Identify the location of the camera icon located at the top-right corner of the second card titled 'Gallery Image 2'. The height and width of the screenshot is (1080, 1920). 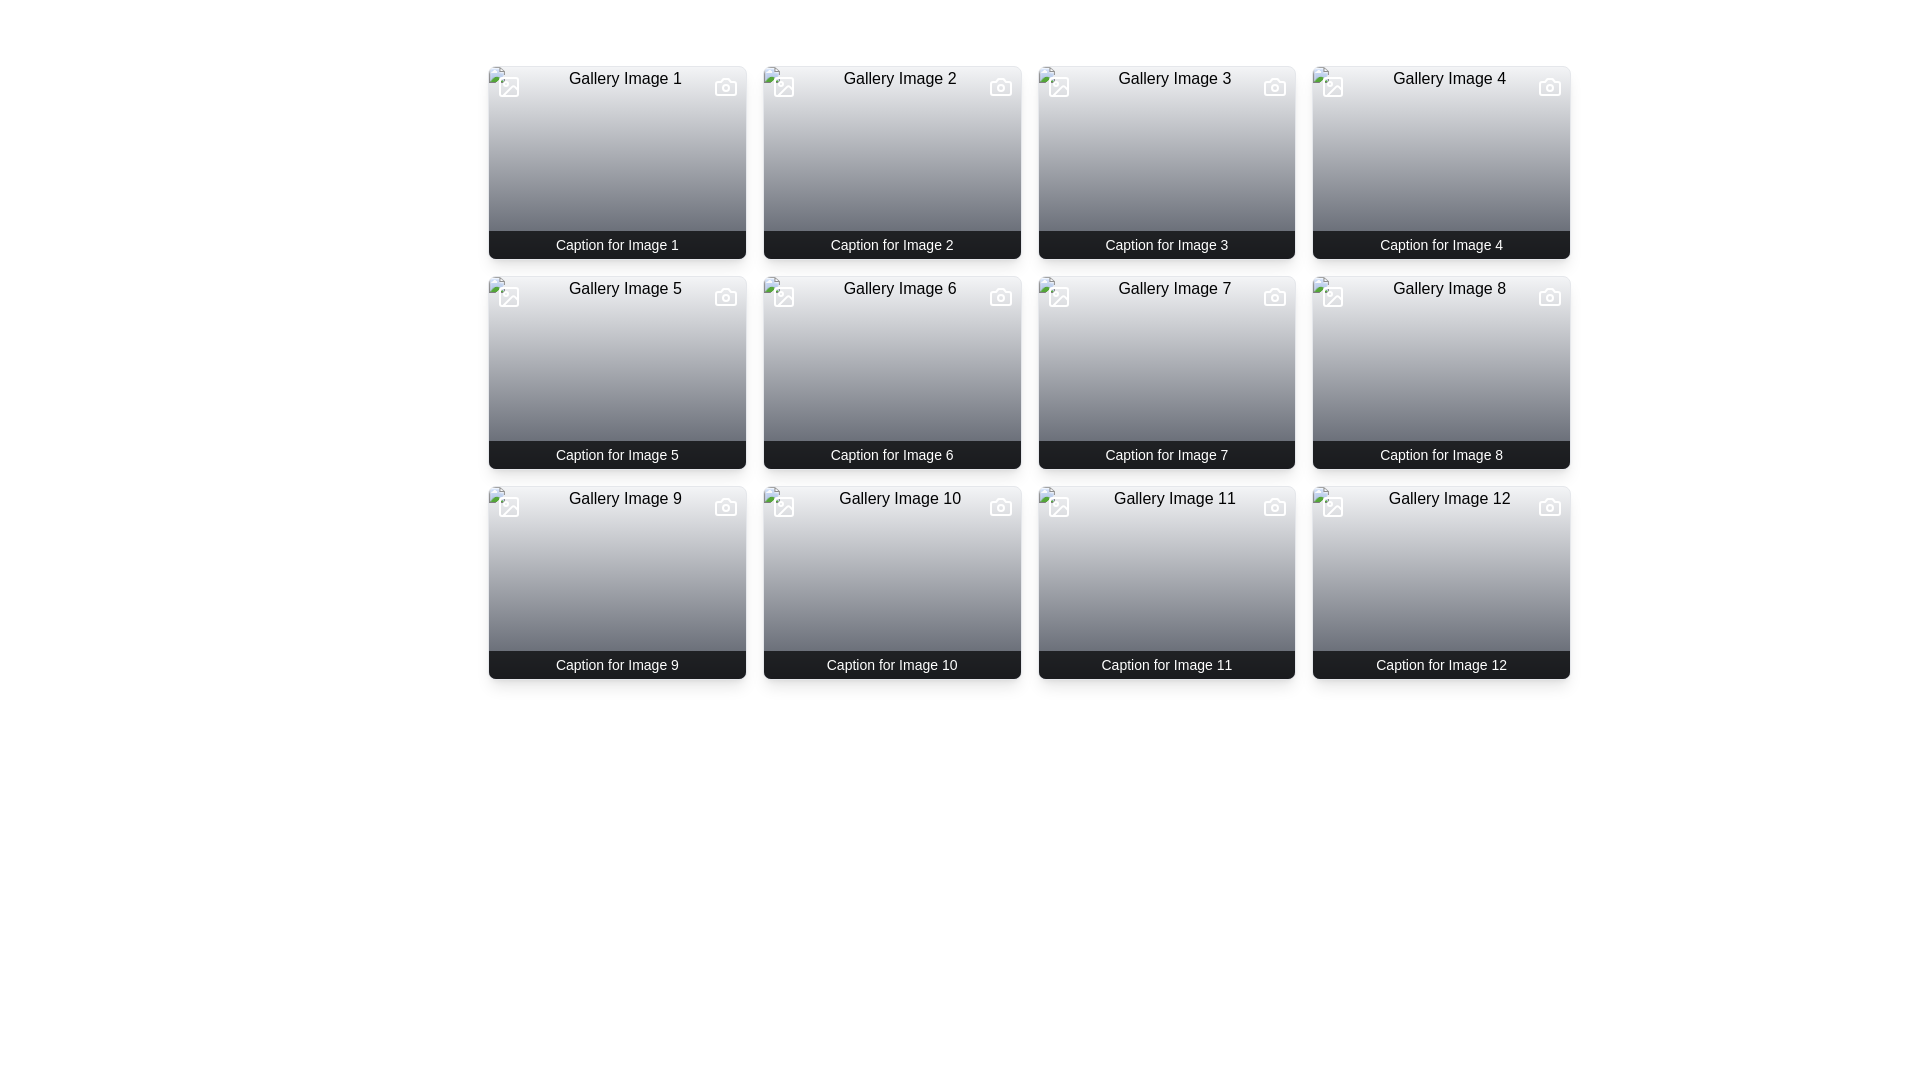
(1000, 86).